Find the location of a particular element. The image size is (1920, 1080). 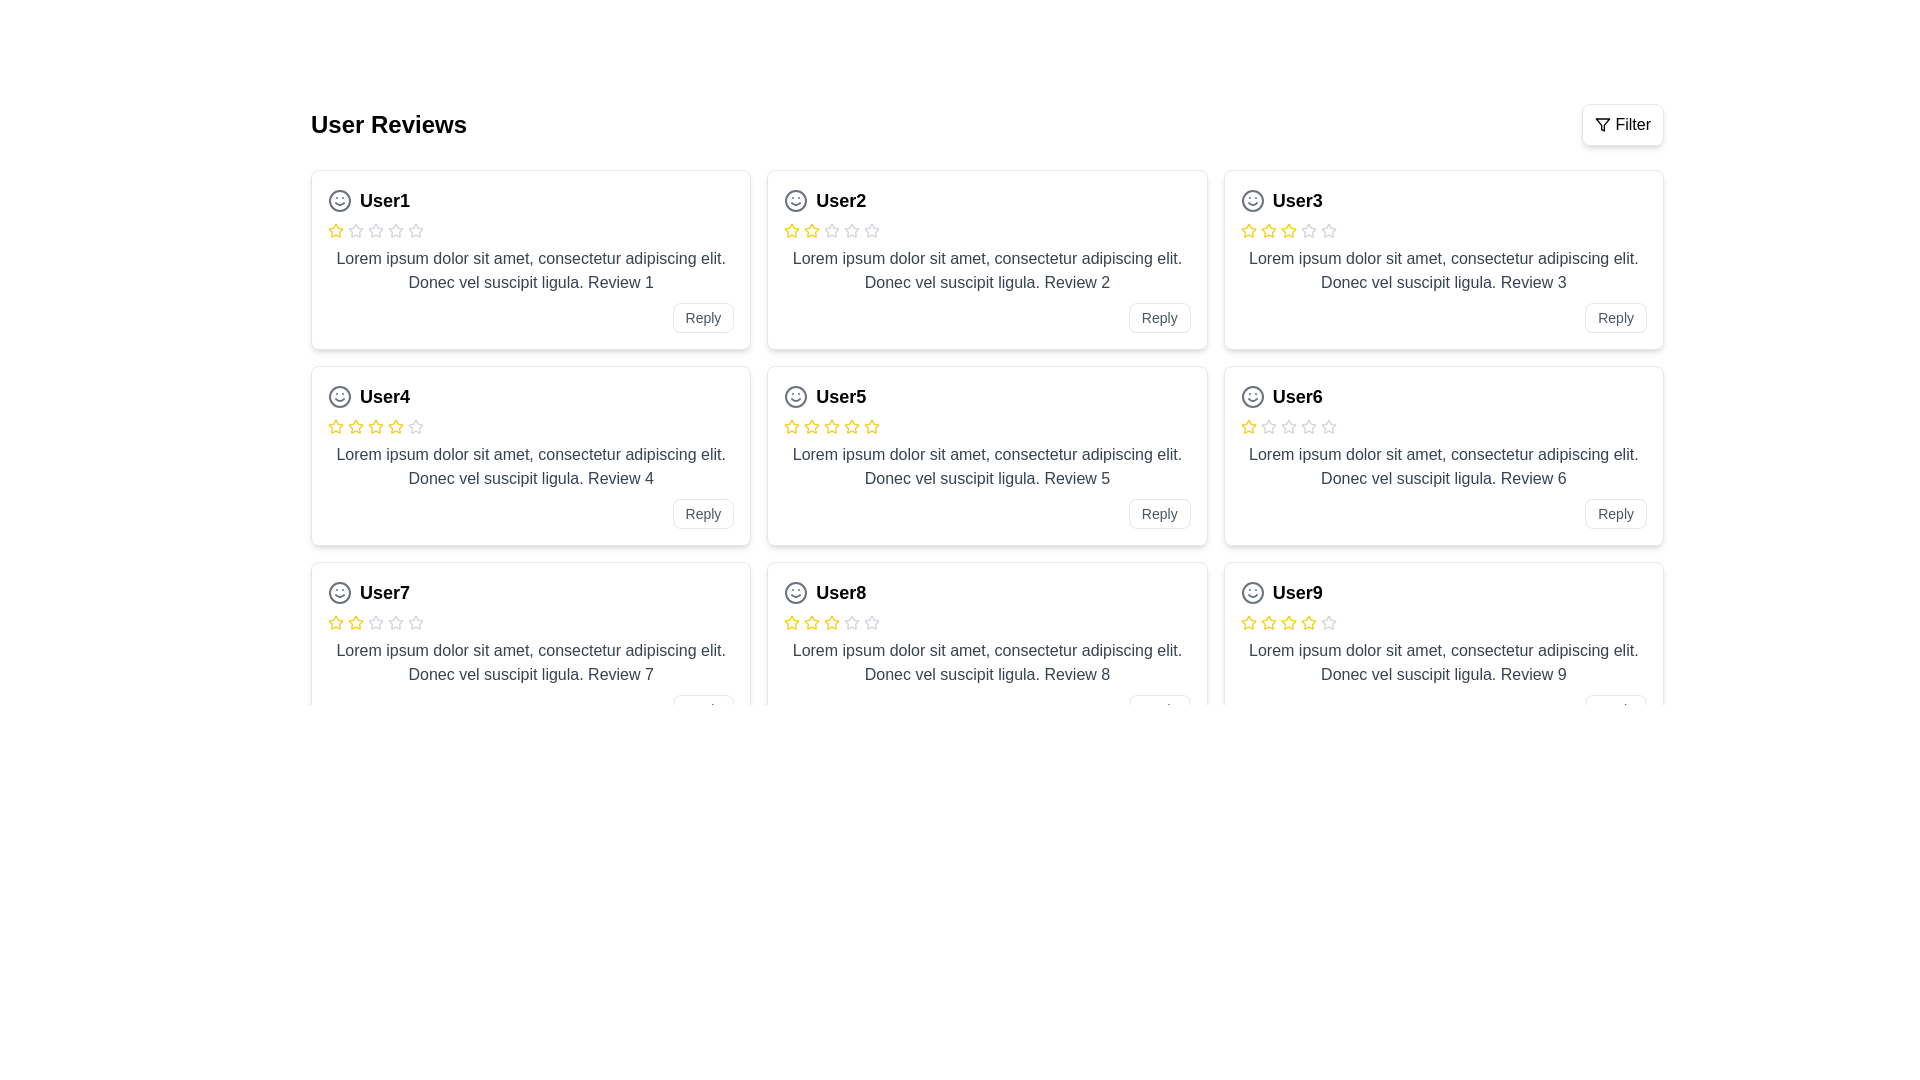

the selected third star icon in the five-star rating system within the review card for 'User3' for accessibility purposes is located at coordinates (1267, 229).